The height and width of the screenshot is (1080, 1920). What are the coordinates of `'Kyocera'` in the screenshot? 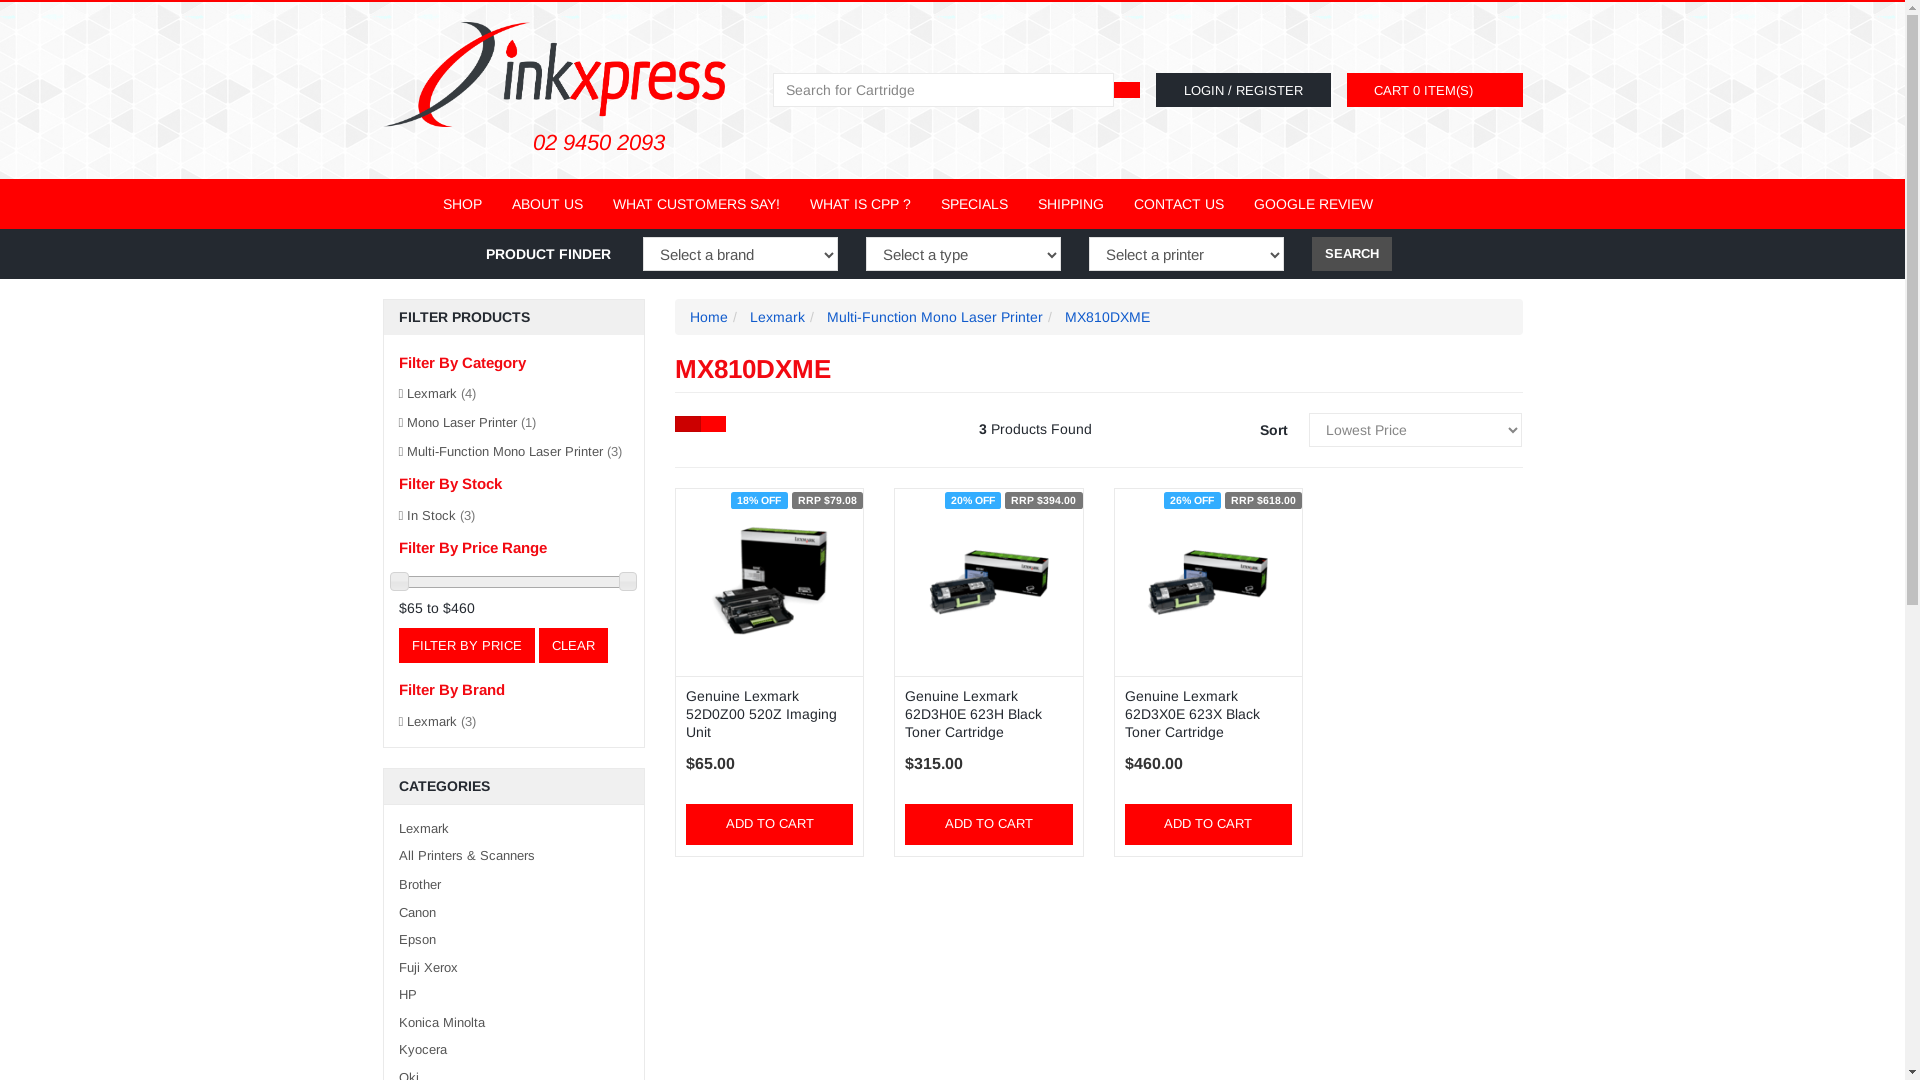 It's located at (384, 1049).